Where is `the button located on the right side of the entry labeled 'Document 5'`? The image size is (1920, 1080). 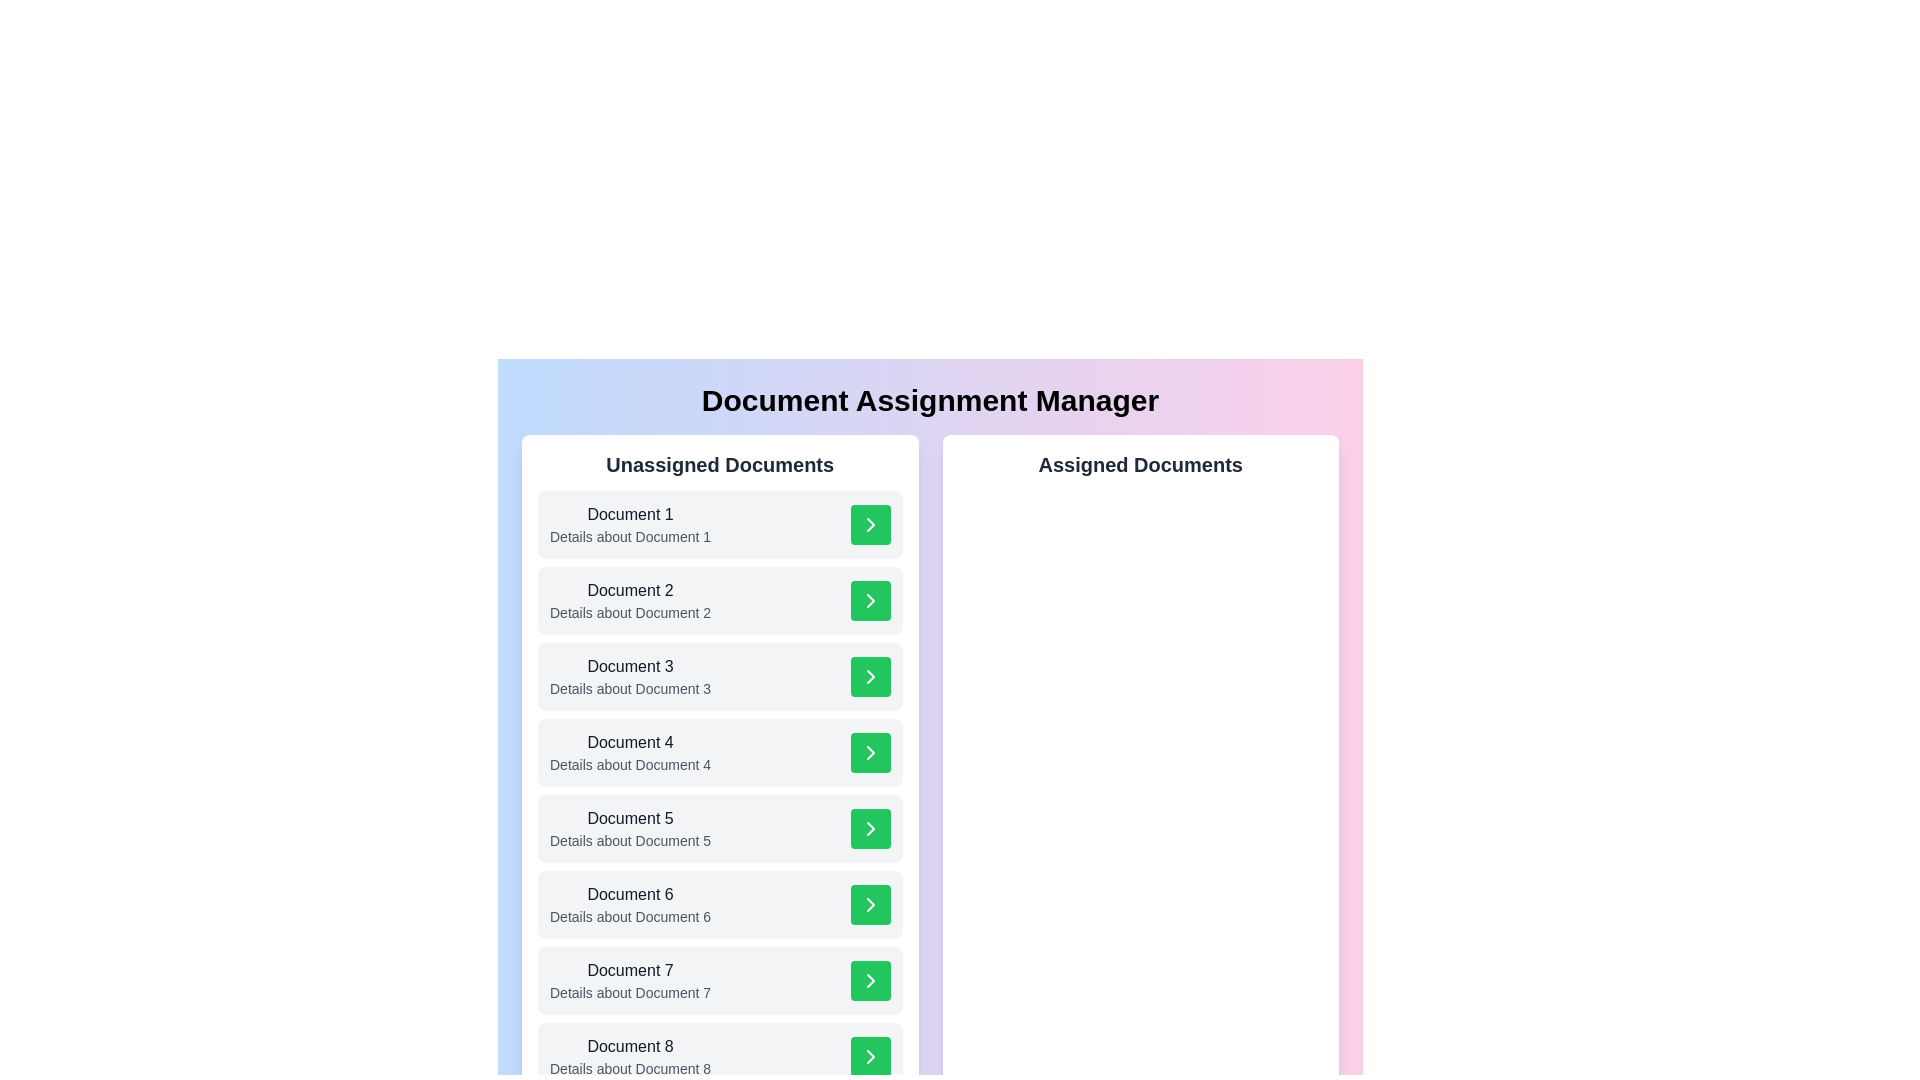 the button located on the right side of the entry labeled 'Document 5' is located at coordinates (870, 829).